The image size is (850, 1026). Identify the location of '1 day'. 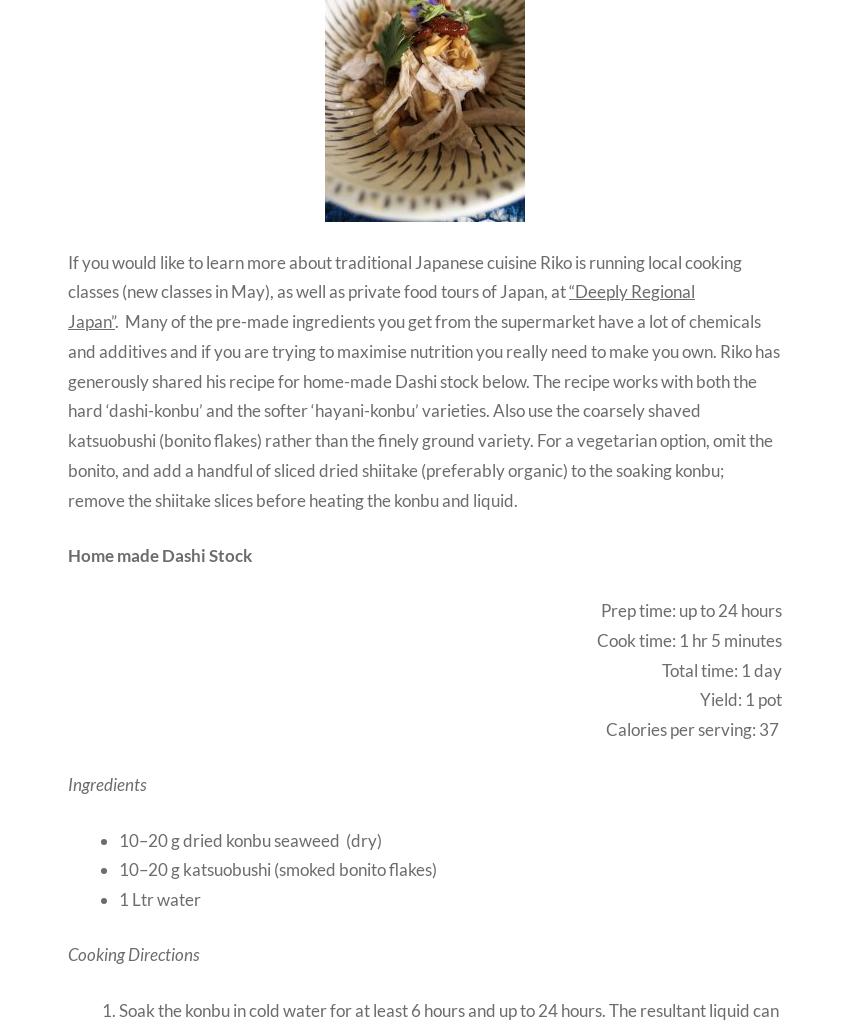
(761, 668).